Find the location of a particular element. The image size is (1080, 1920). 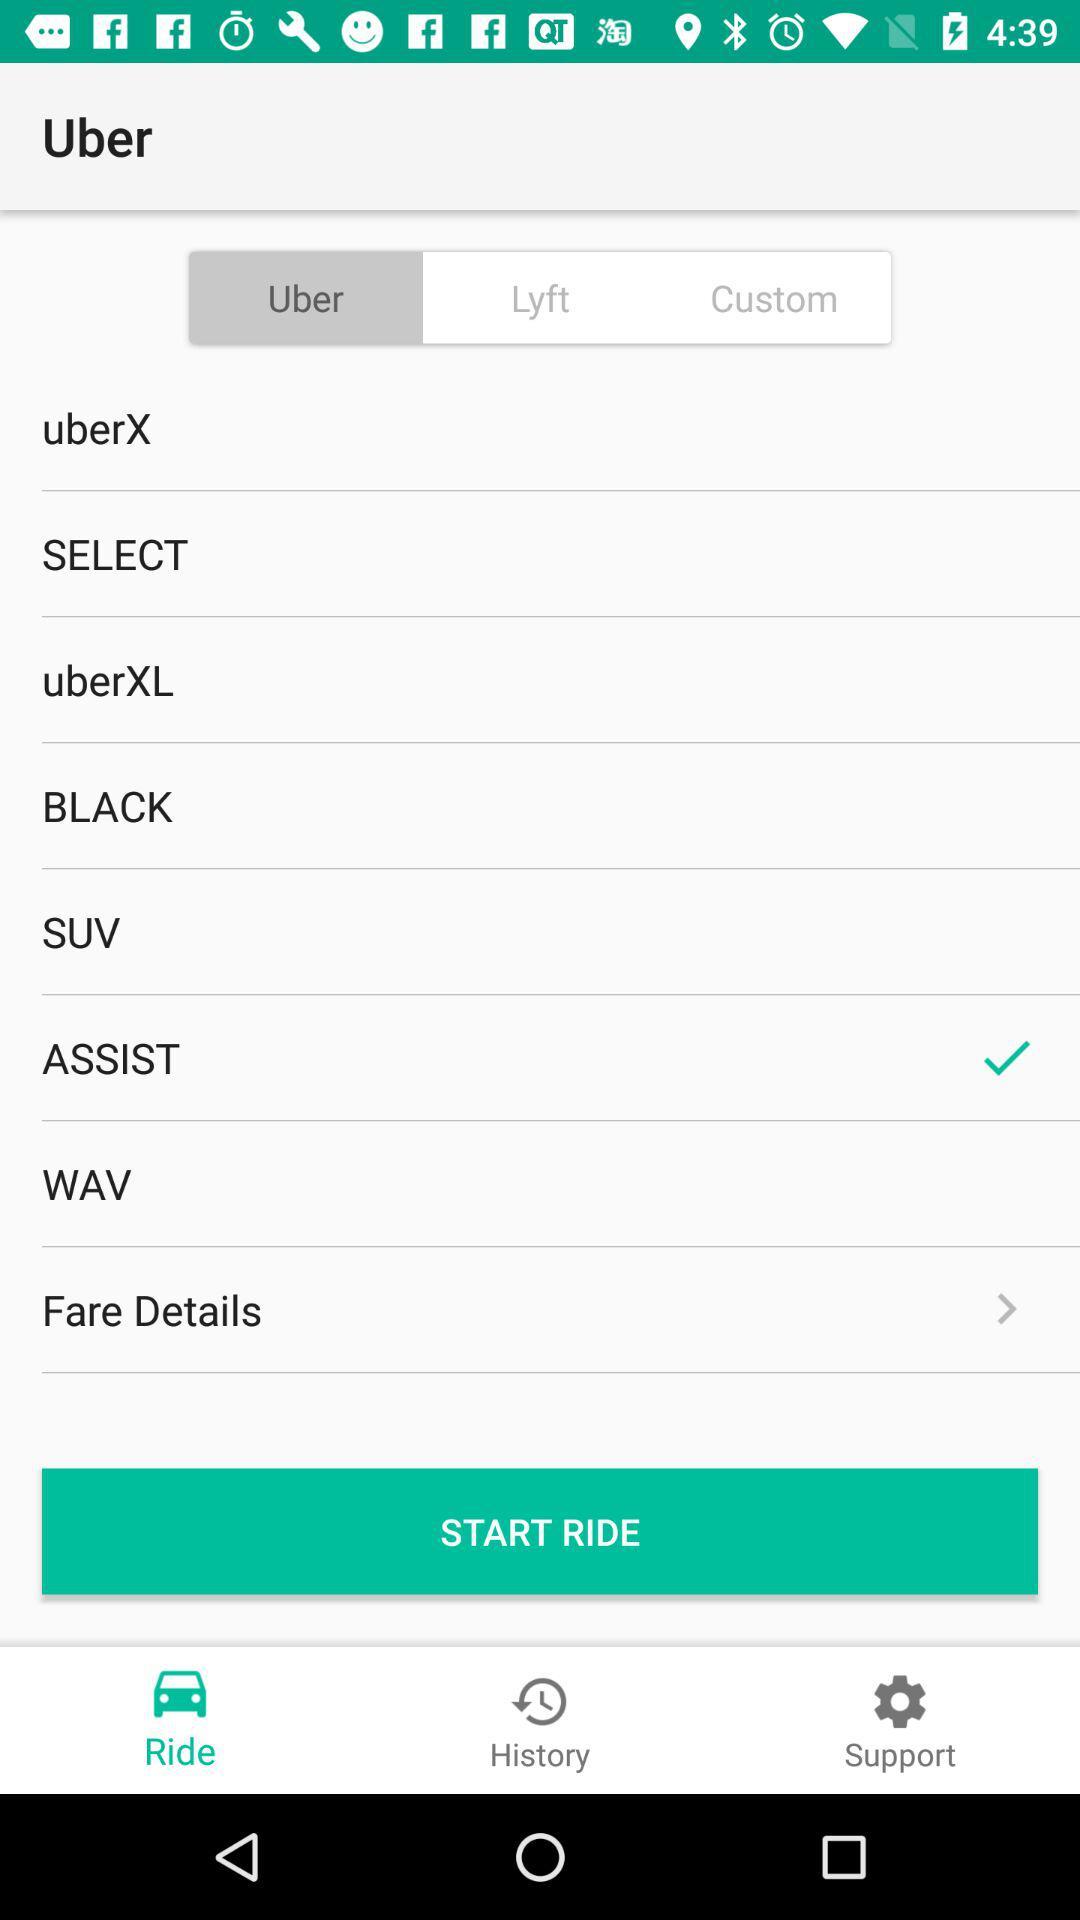

wav item is located at coordinates (540, 1183).